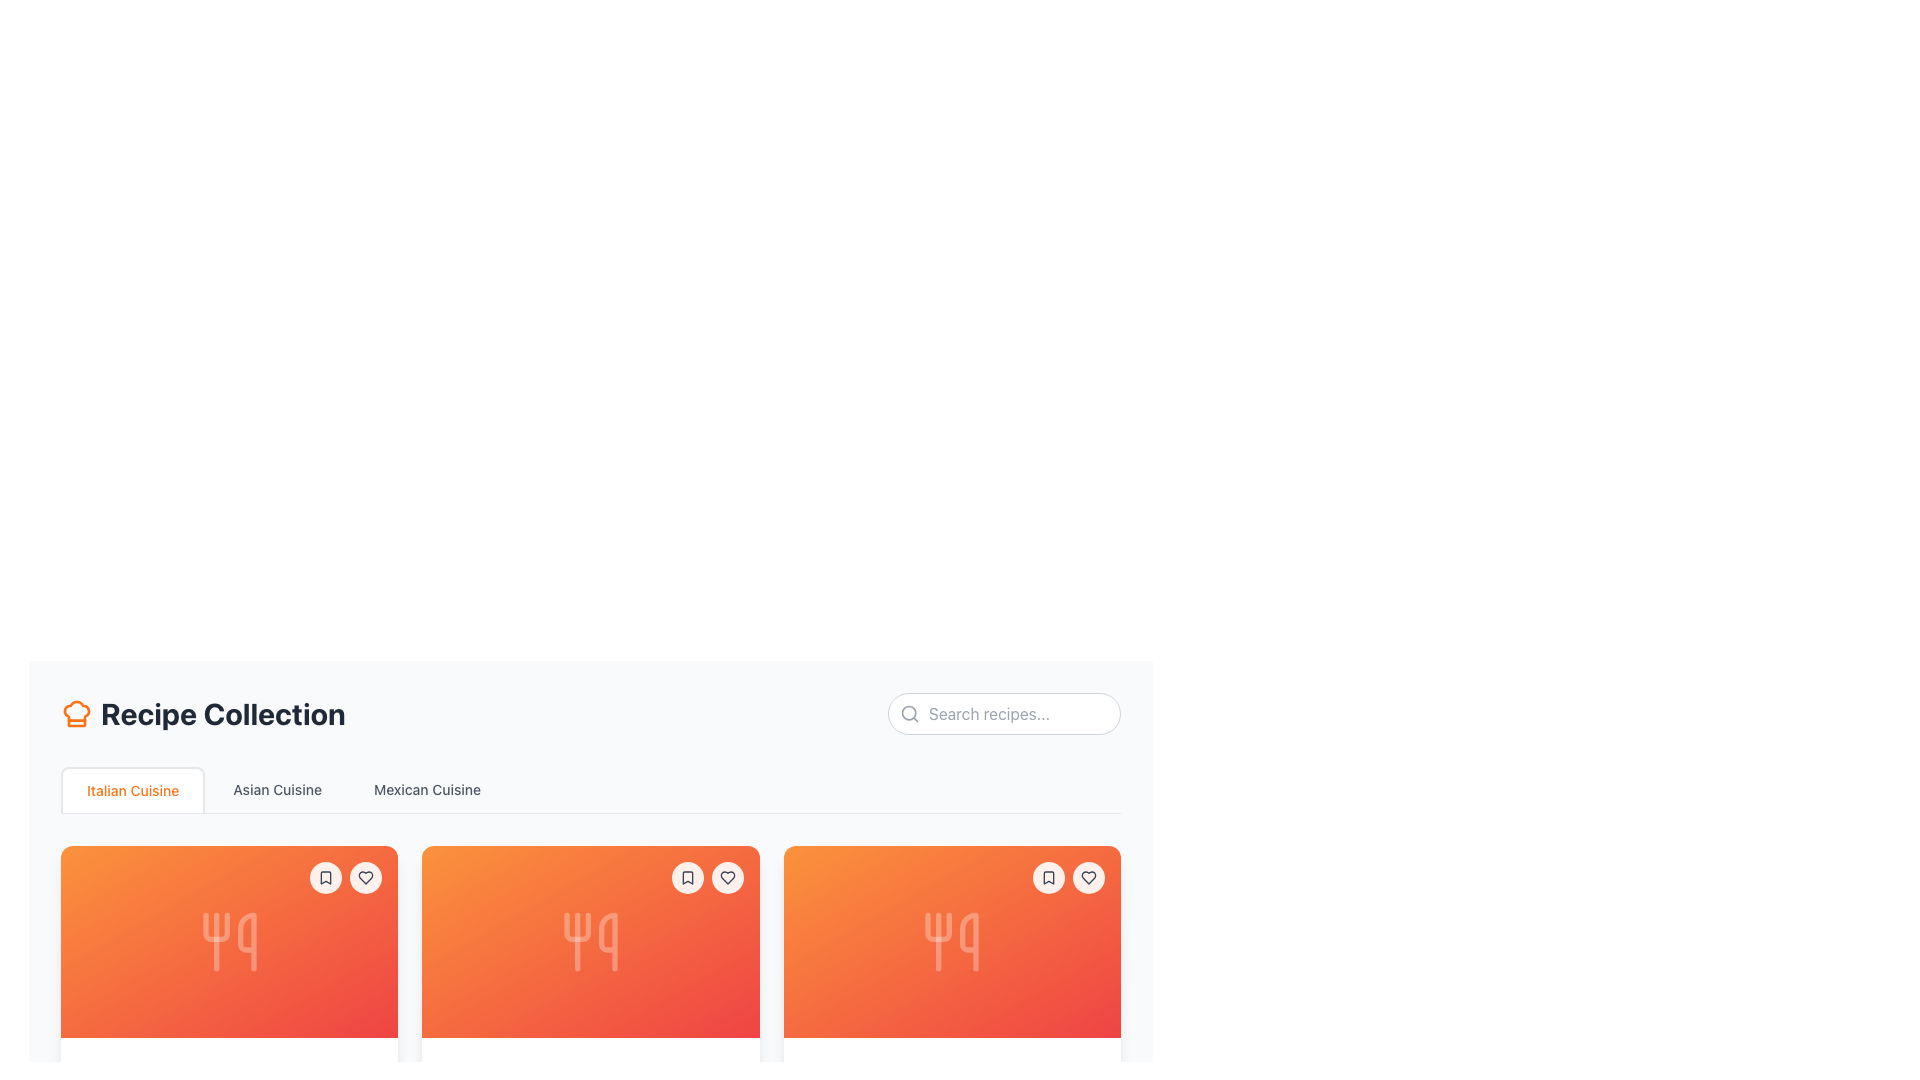 The height and width of the screenshot is (1080, 1920). Describe the element at coordinates (132, 789) in the screenshot. I see `the first navigation tab labeled 'Italian Cuisine' located below the 'Recipe Collection' heading` at that location.